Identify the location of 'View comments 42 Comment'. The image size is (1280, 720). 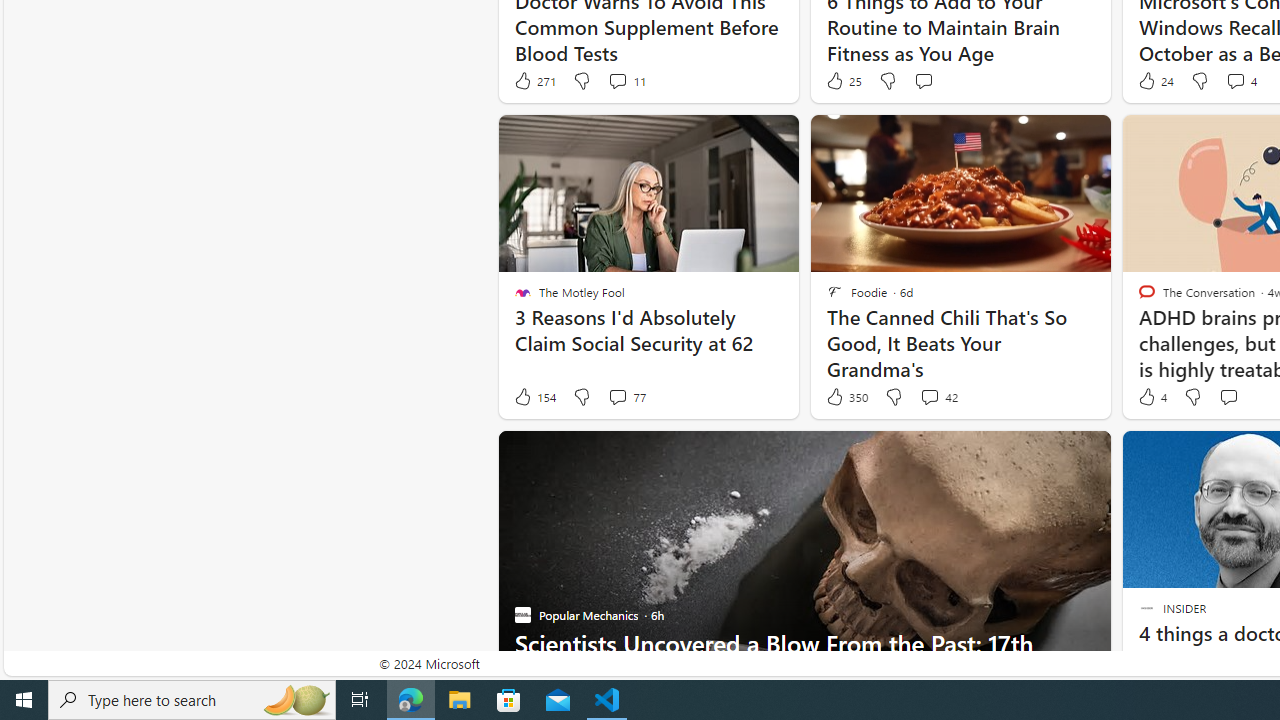
(928, 397).